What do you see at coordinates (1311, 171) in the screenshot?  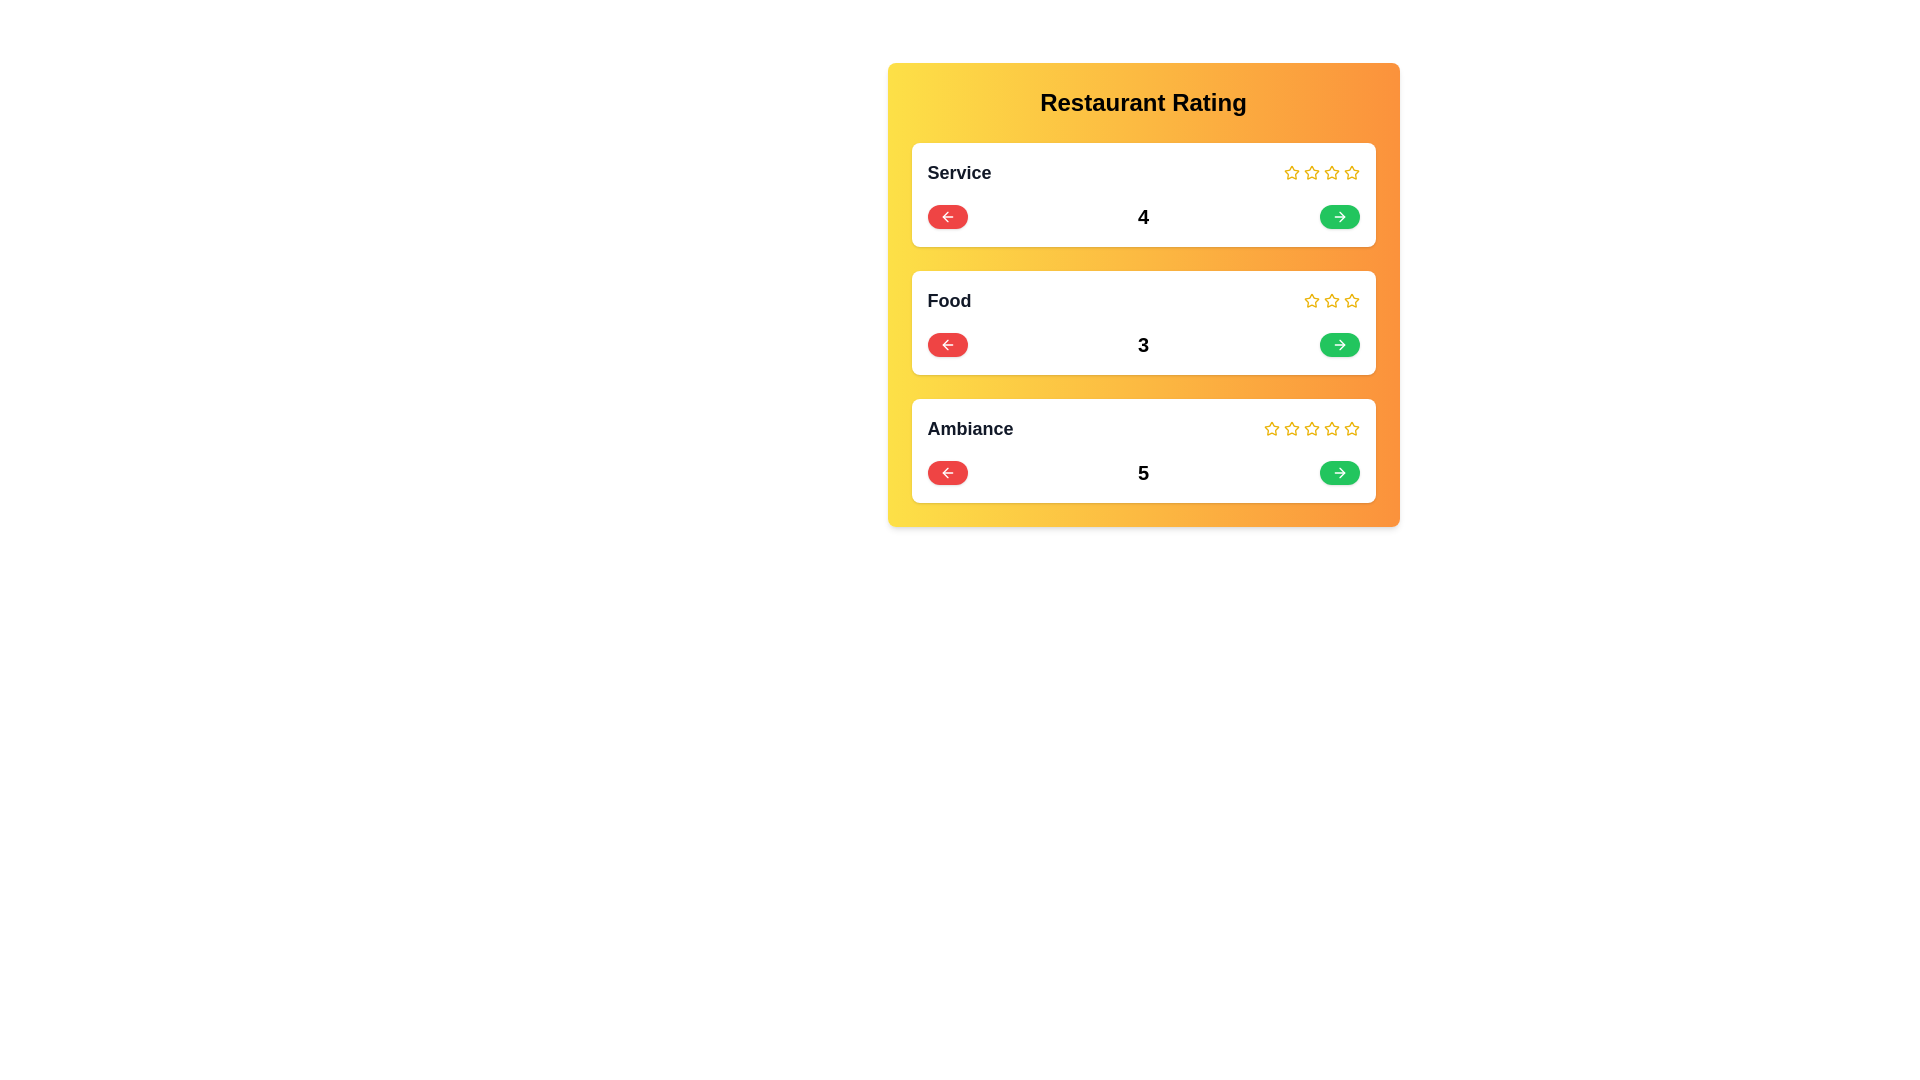 I see `the first star in the rating section` at bounding box center [1311, 171].